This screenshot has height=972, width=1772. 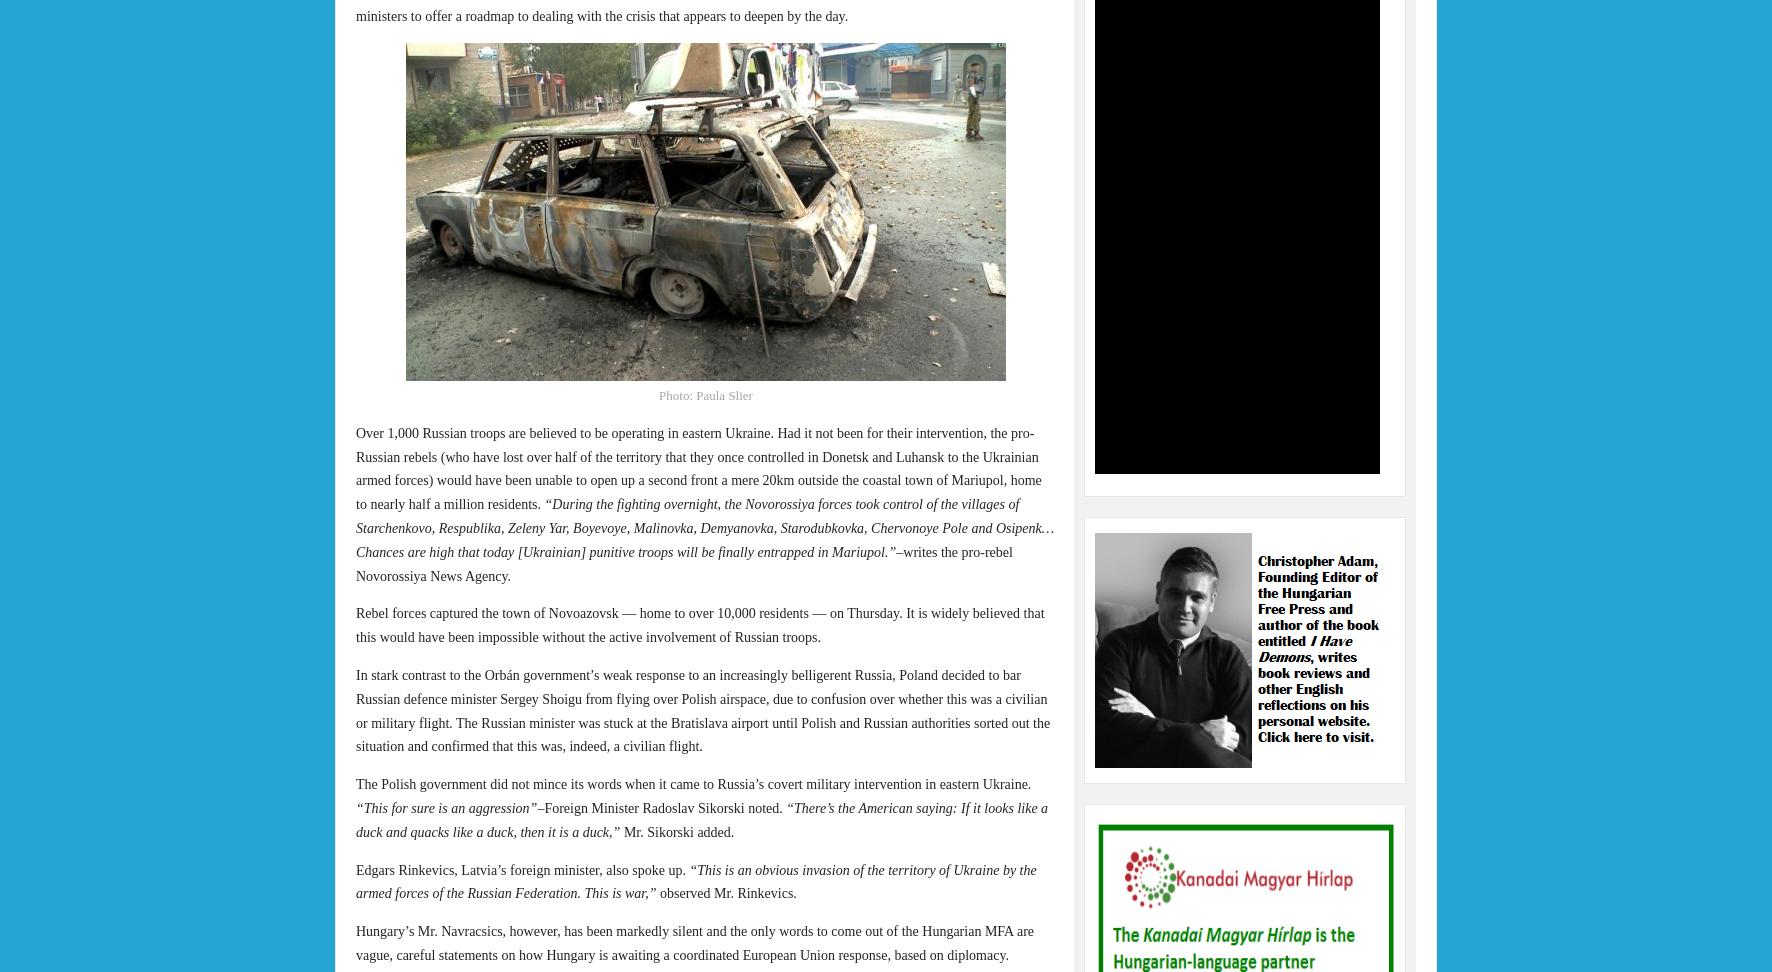 What do you see at coordinates (697, 467) in the screenshot?
I see `'Over 1,000 Russian troops are believed to be operating in eastern Ukraine. Had it not been for their intervention, the pro-Russian rebels (who have lost over half of the territory that they once controlled in Donetsk and Luhansk to the Ukrainian armed forces) would have been unable to open up a second front a mere 20km outside the coastal town of Mariupol, home to nearly half a million residents.'` at bounding box center [697, 467].